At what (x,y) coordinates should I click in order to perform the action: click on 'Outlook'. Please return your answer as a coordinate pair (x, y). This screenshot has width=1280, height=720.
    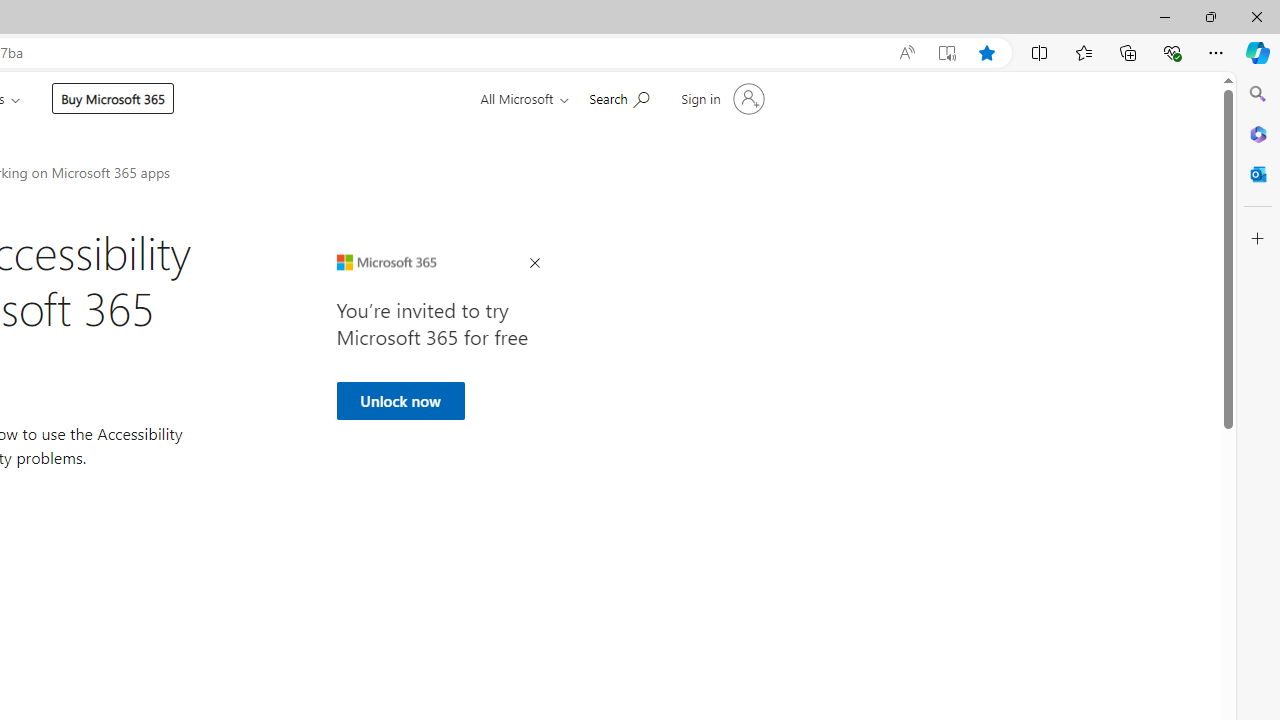
    Looking at the image, I should click on (1257, 173).